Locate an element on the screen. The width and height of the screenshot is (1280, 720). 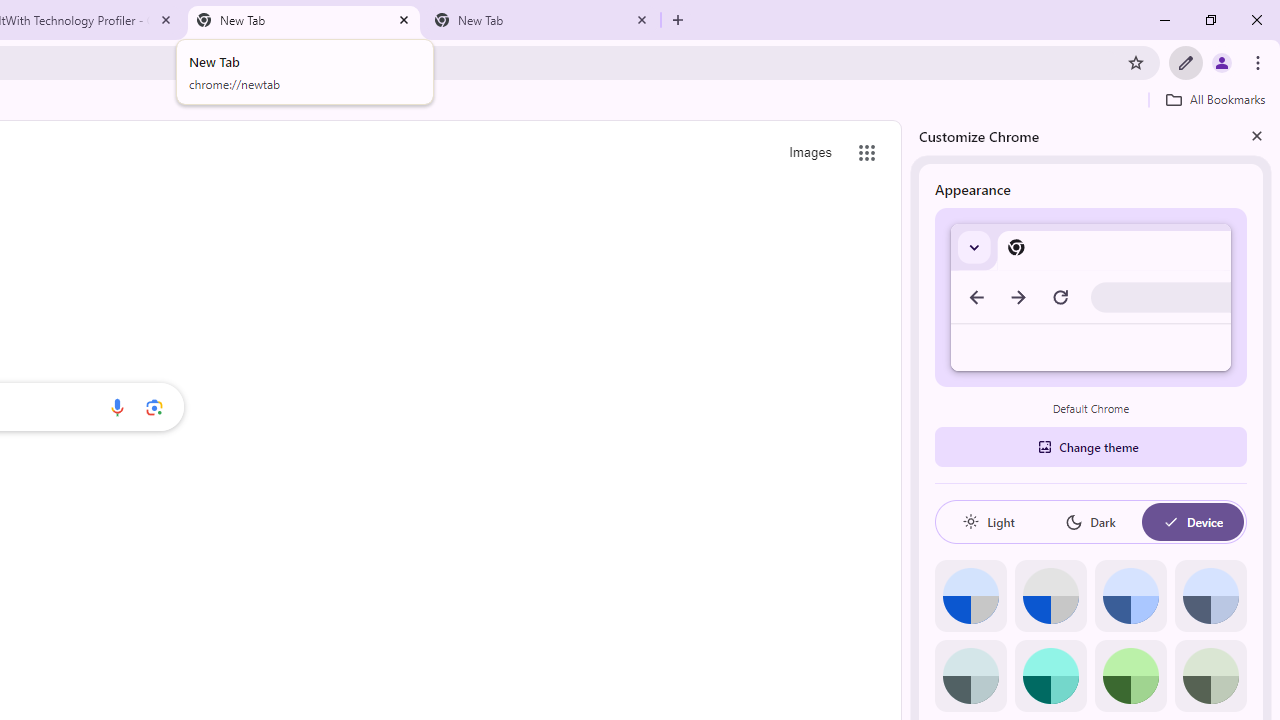
'AutomationID: baseSvg' is located at coordinates (1170, 521).